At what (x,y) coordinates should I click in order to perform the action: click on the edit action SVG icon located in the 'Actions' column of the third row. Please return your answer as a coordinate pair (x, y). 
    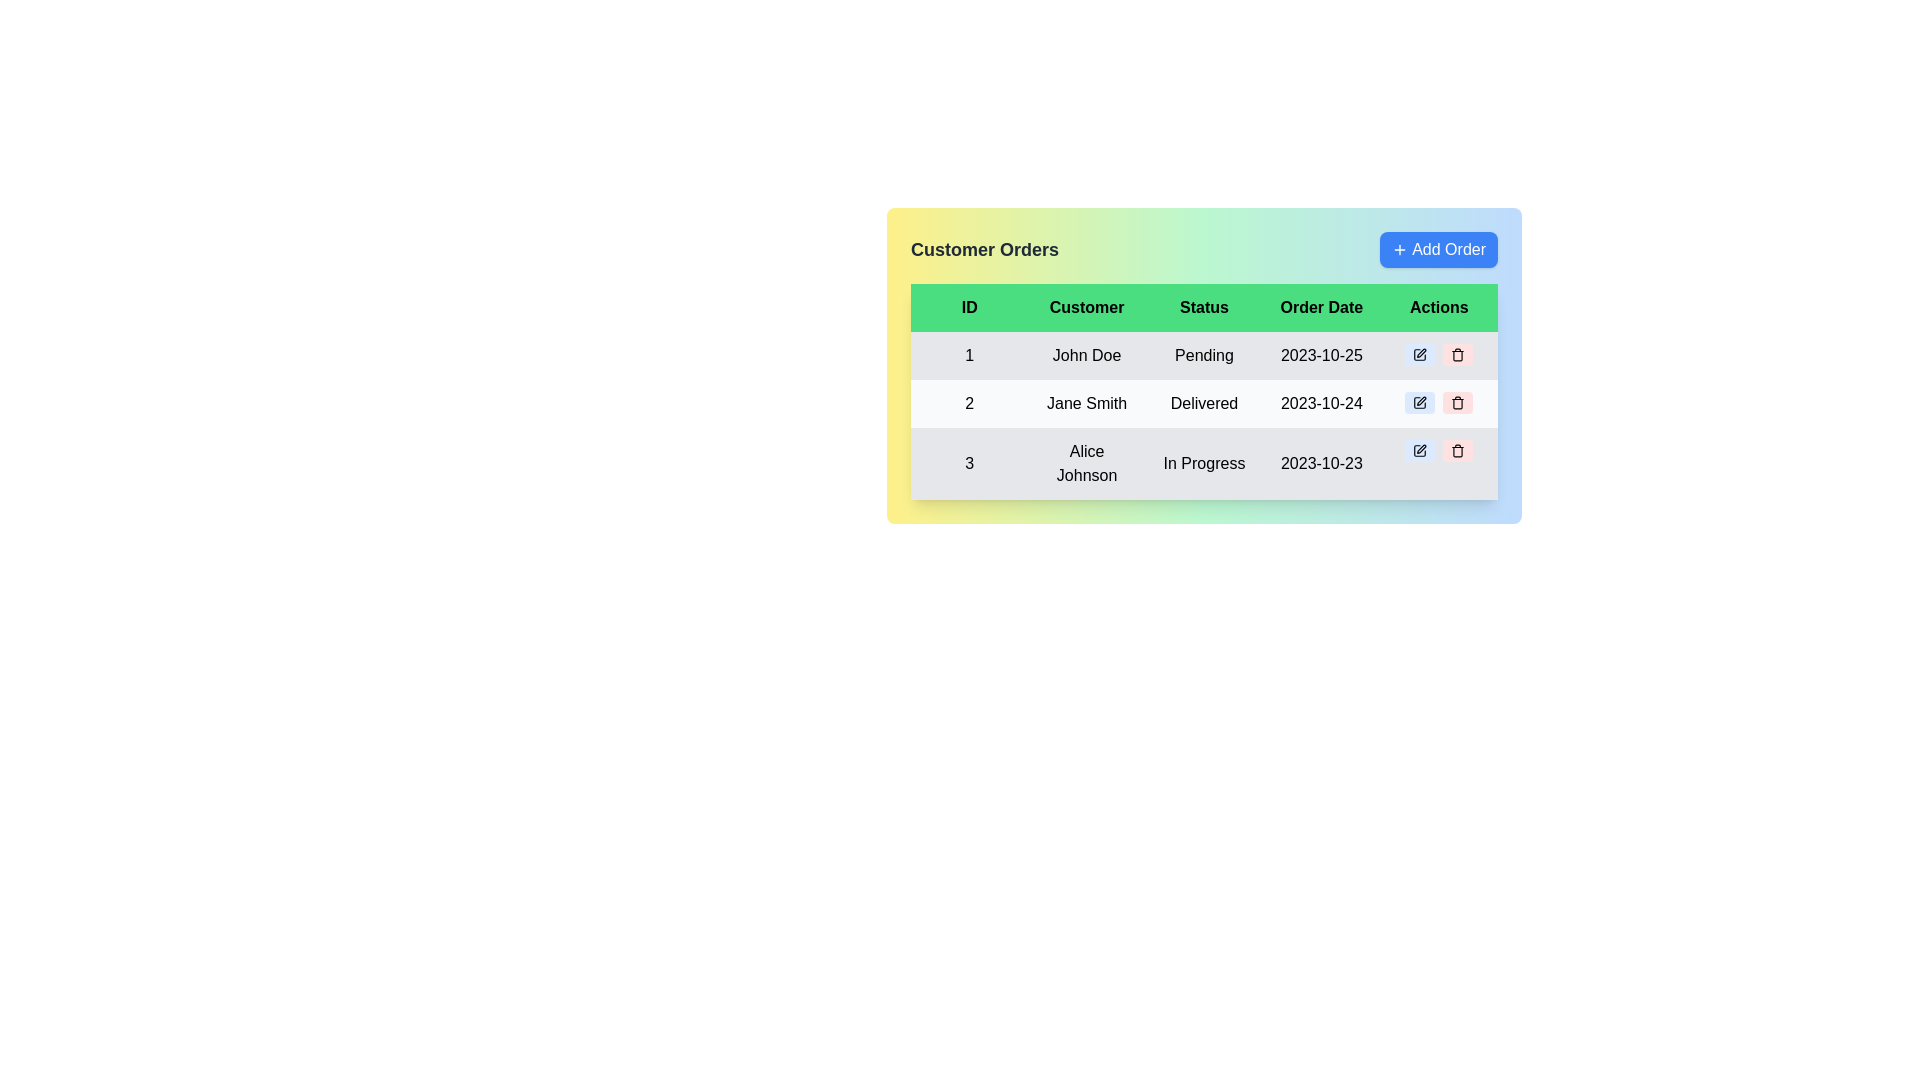
    Looking at the image, I should click on (1419, 451).